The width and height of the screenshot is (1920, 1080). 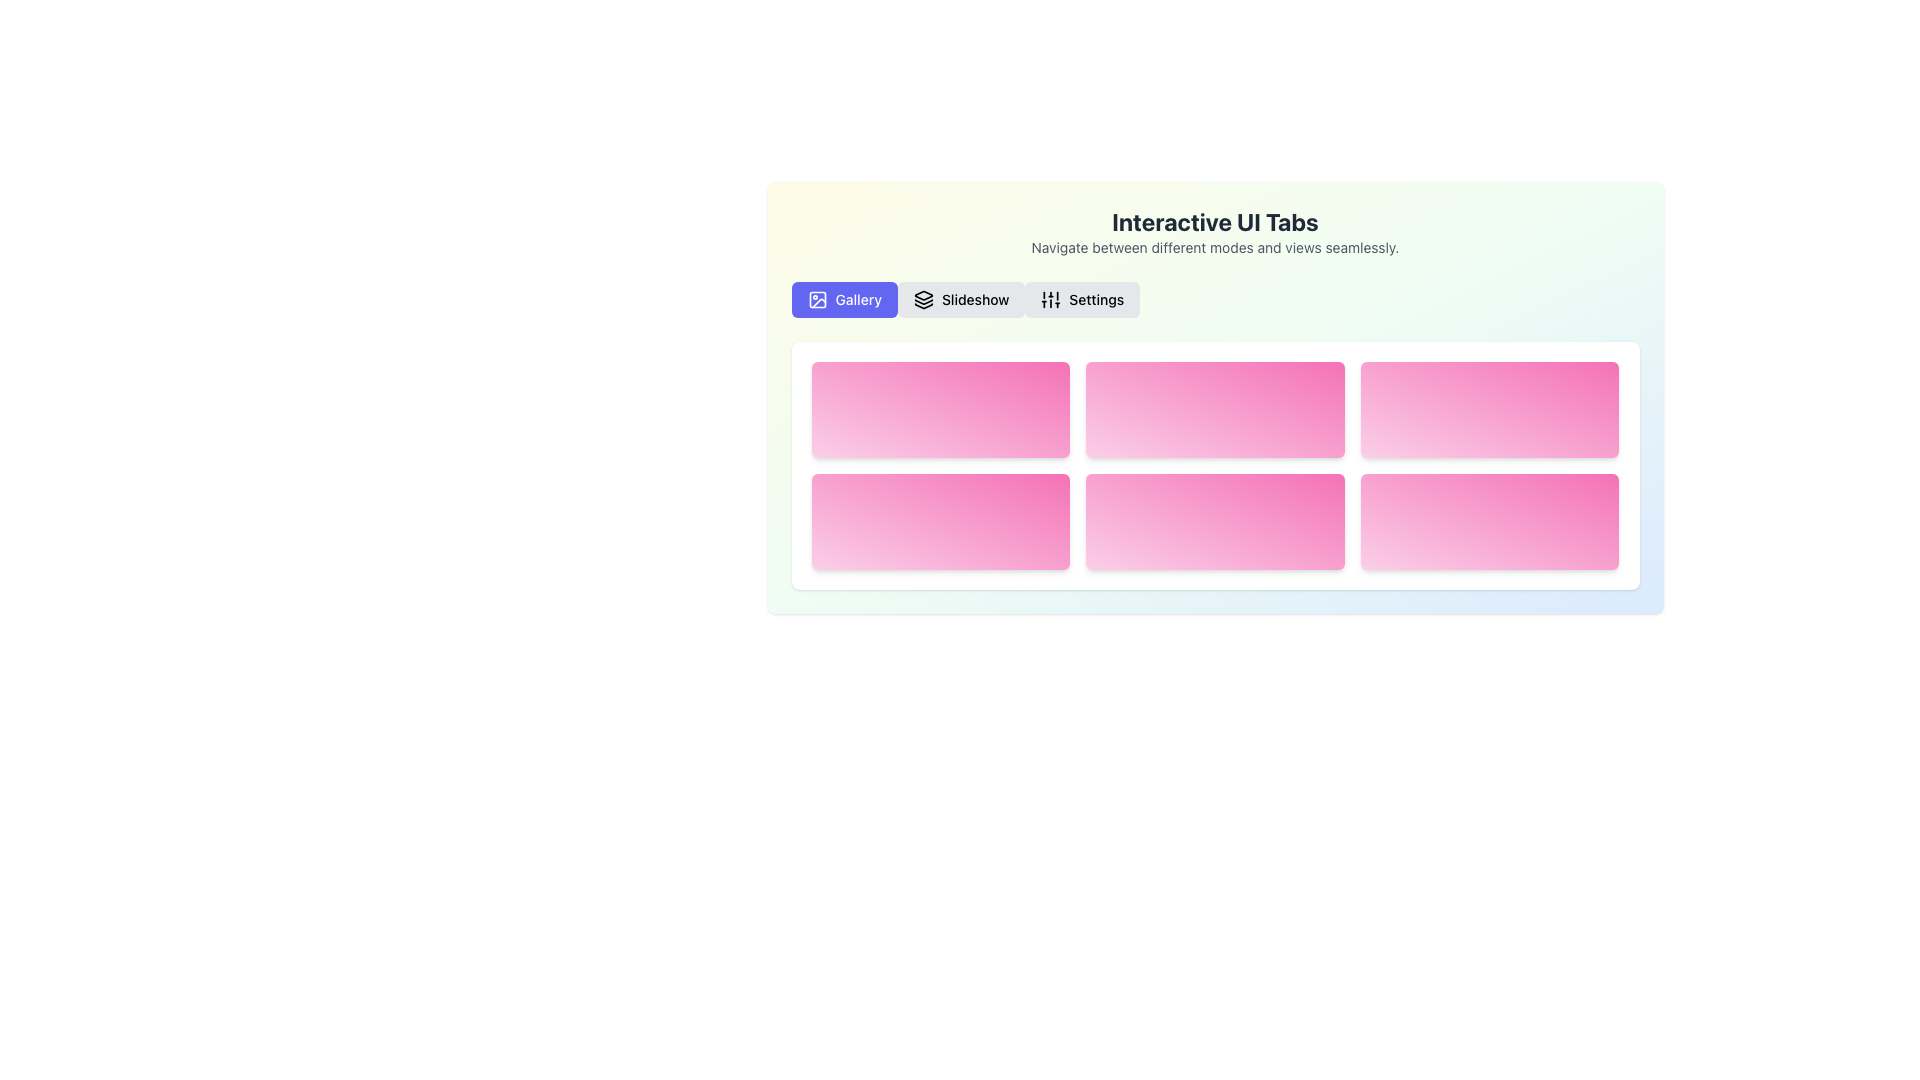 What do you see at coordinates (1490, 520) in the screenshot?
I see `the Decorative Content Block located in the bottom-right corner of the grid, which is the sixth block in a two-row, three-column arrangement` at bounding box center [1490, 520].